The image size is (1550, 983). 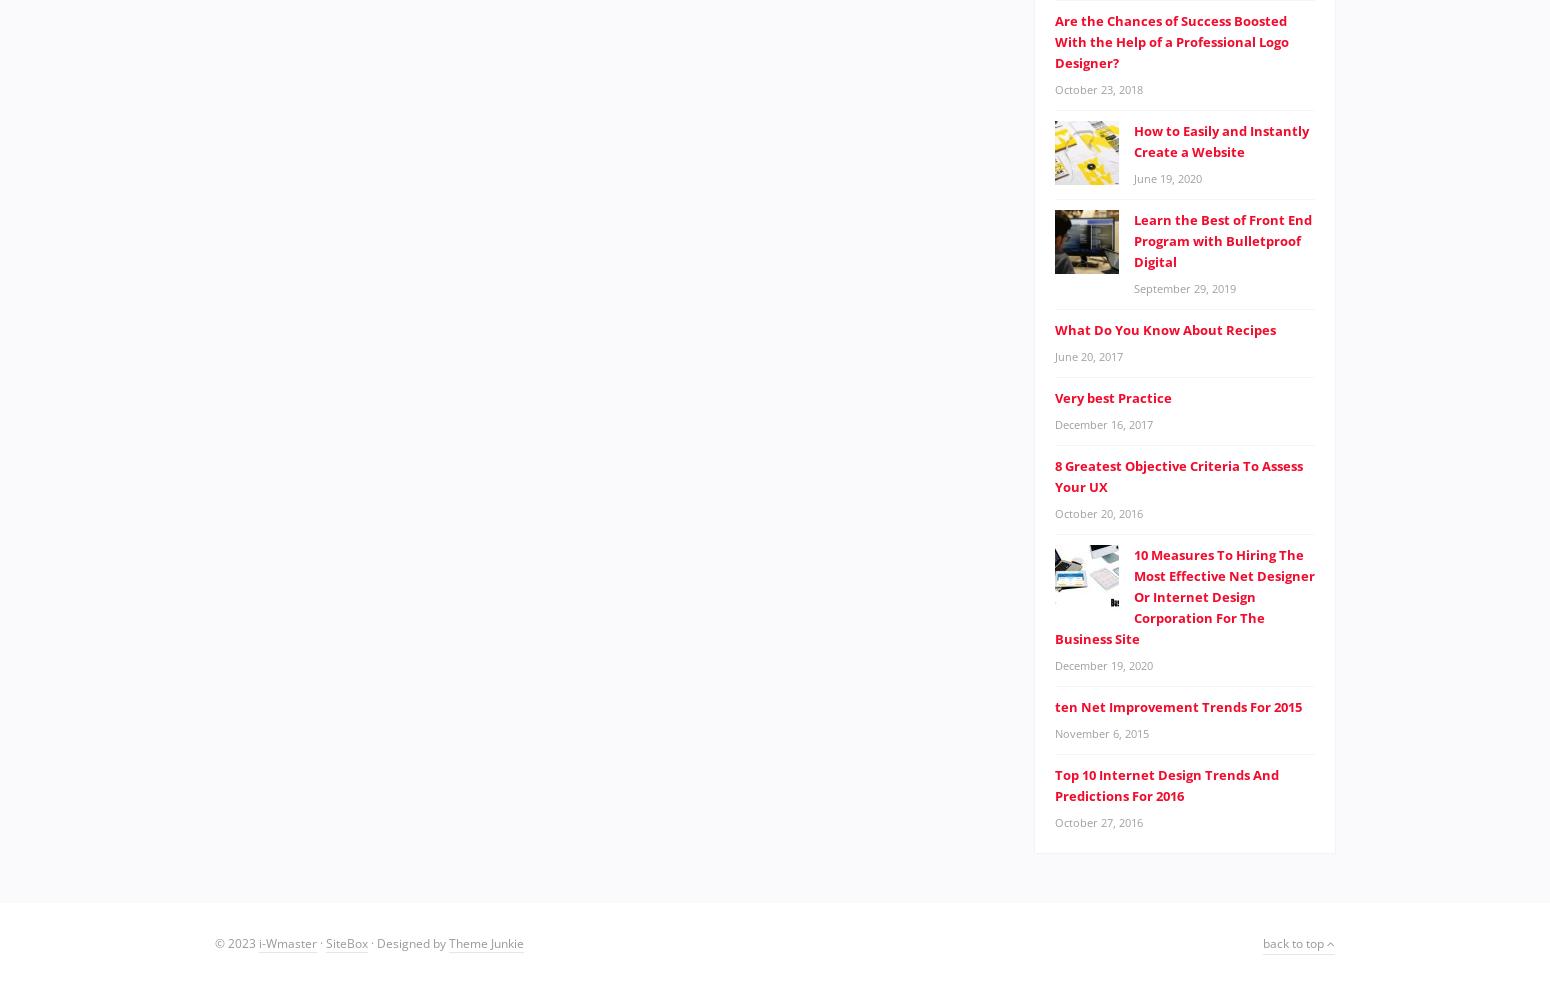 I want to click on 'October 20, 2016', so click(x=1097, y=512).